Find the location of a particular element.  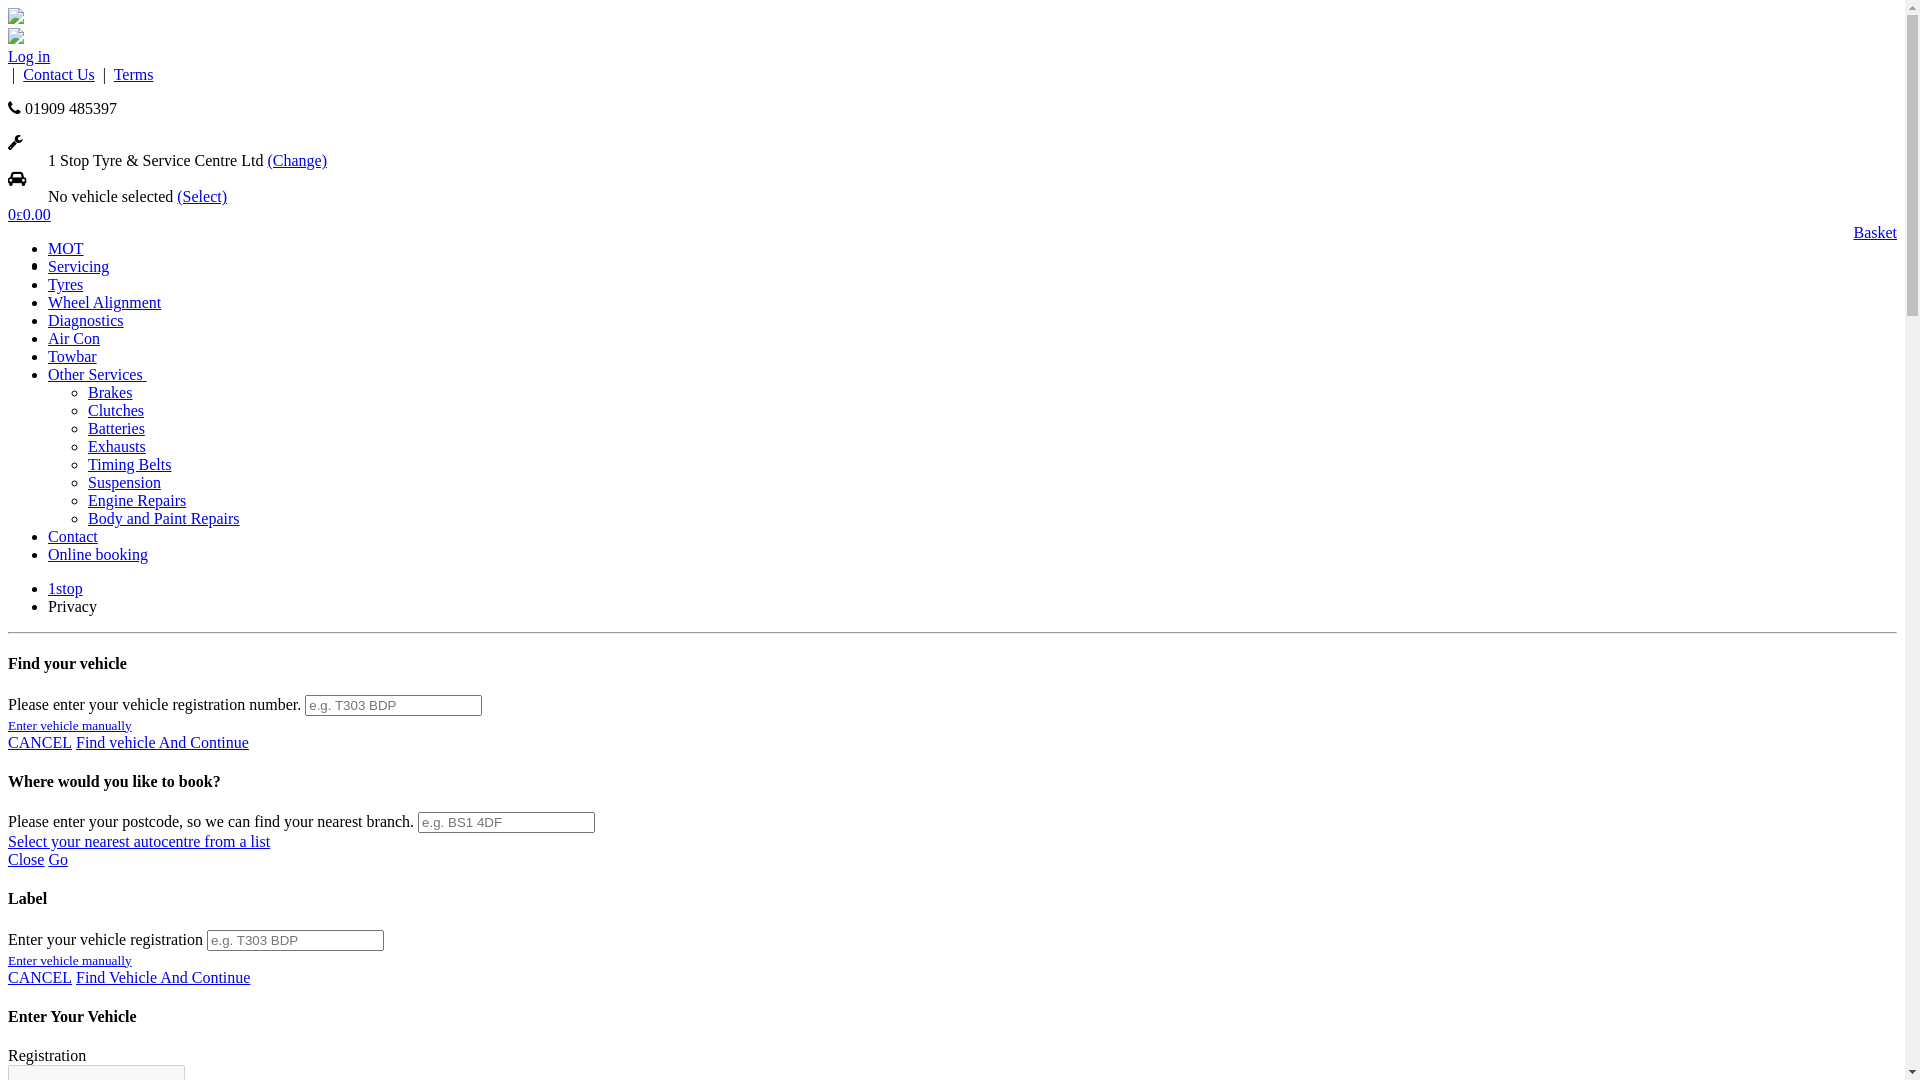

'(Change)' is located at coordinates (296, 159).